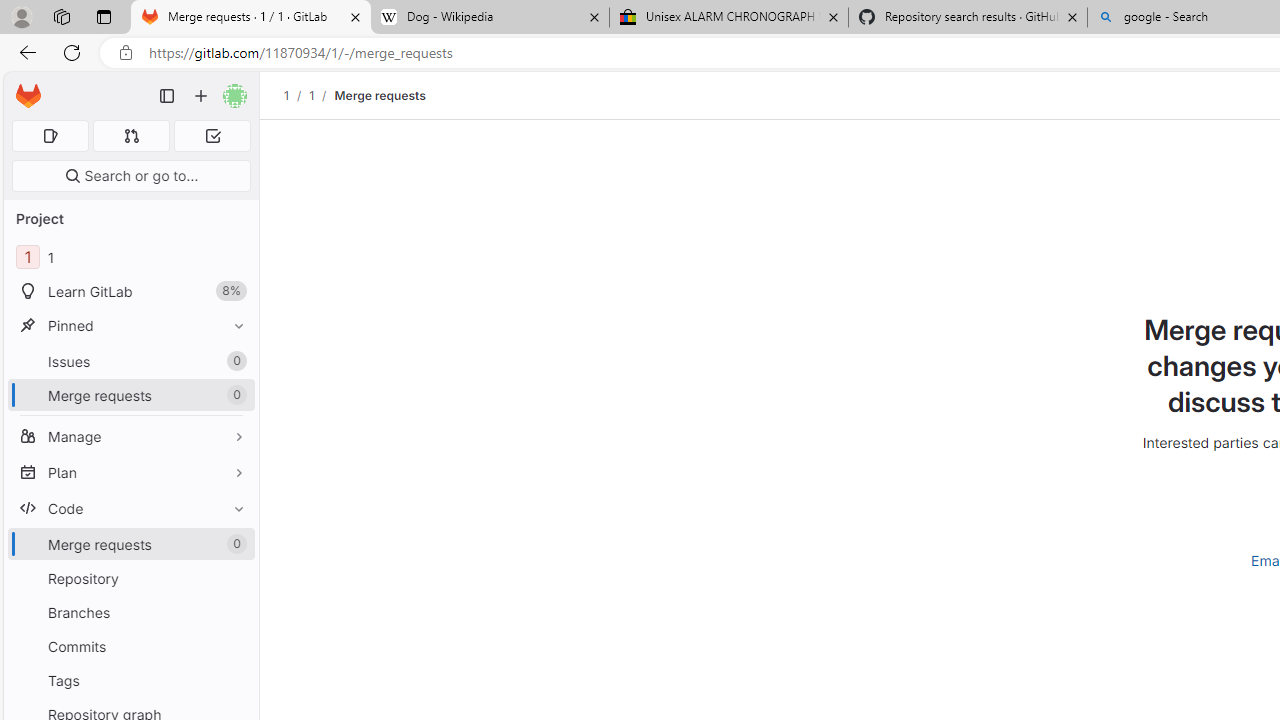 The height and width of the screenshot is (720, 1280). What do you see at coordinates (50, 135) in the screenshot?
I see `'Assigned issues 0'` at bounding box center [50, 135].